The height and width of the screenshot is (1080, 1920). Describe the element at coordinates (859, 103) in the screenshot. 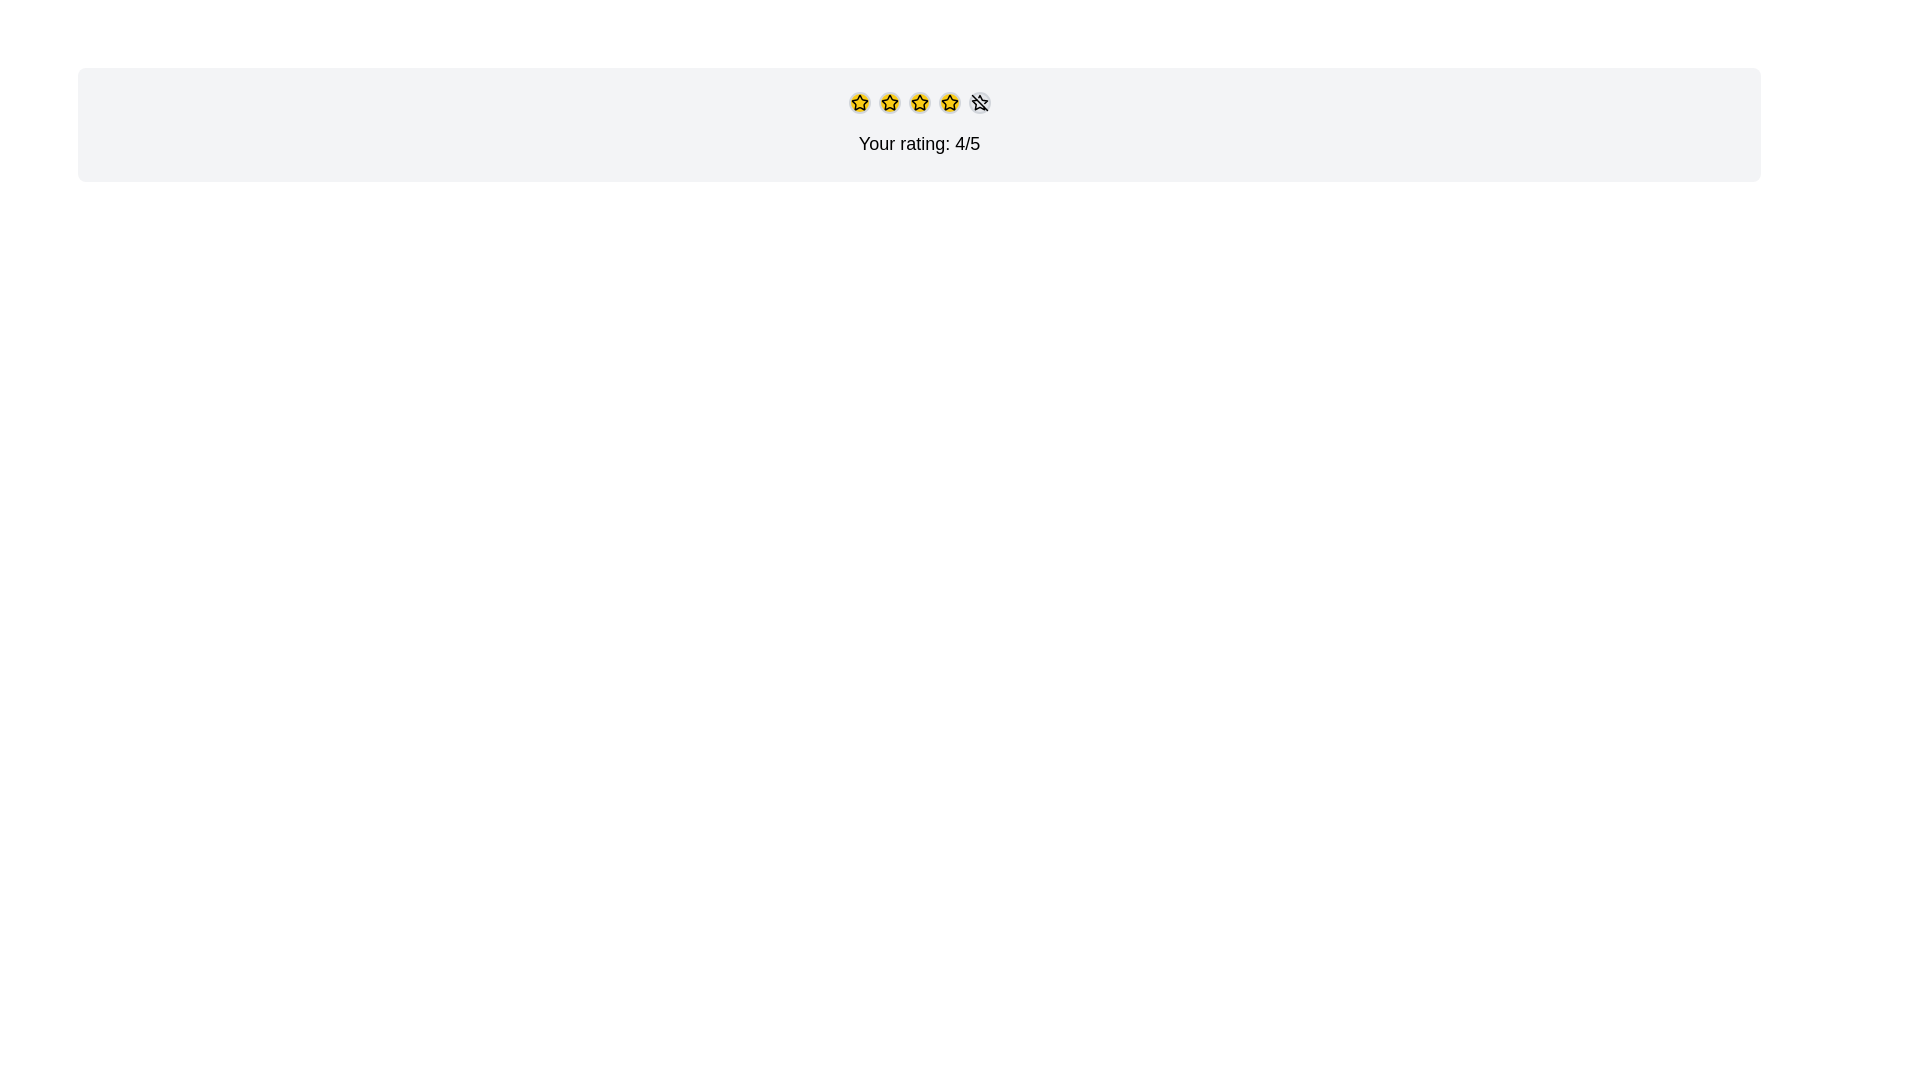

I see `the first button in the 5-star rating system, which represents a 1-star rating` at that location.